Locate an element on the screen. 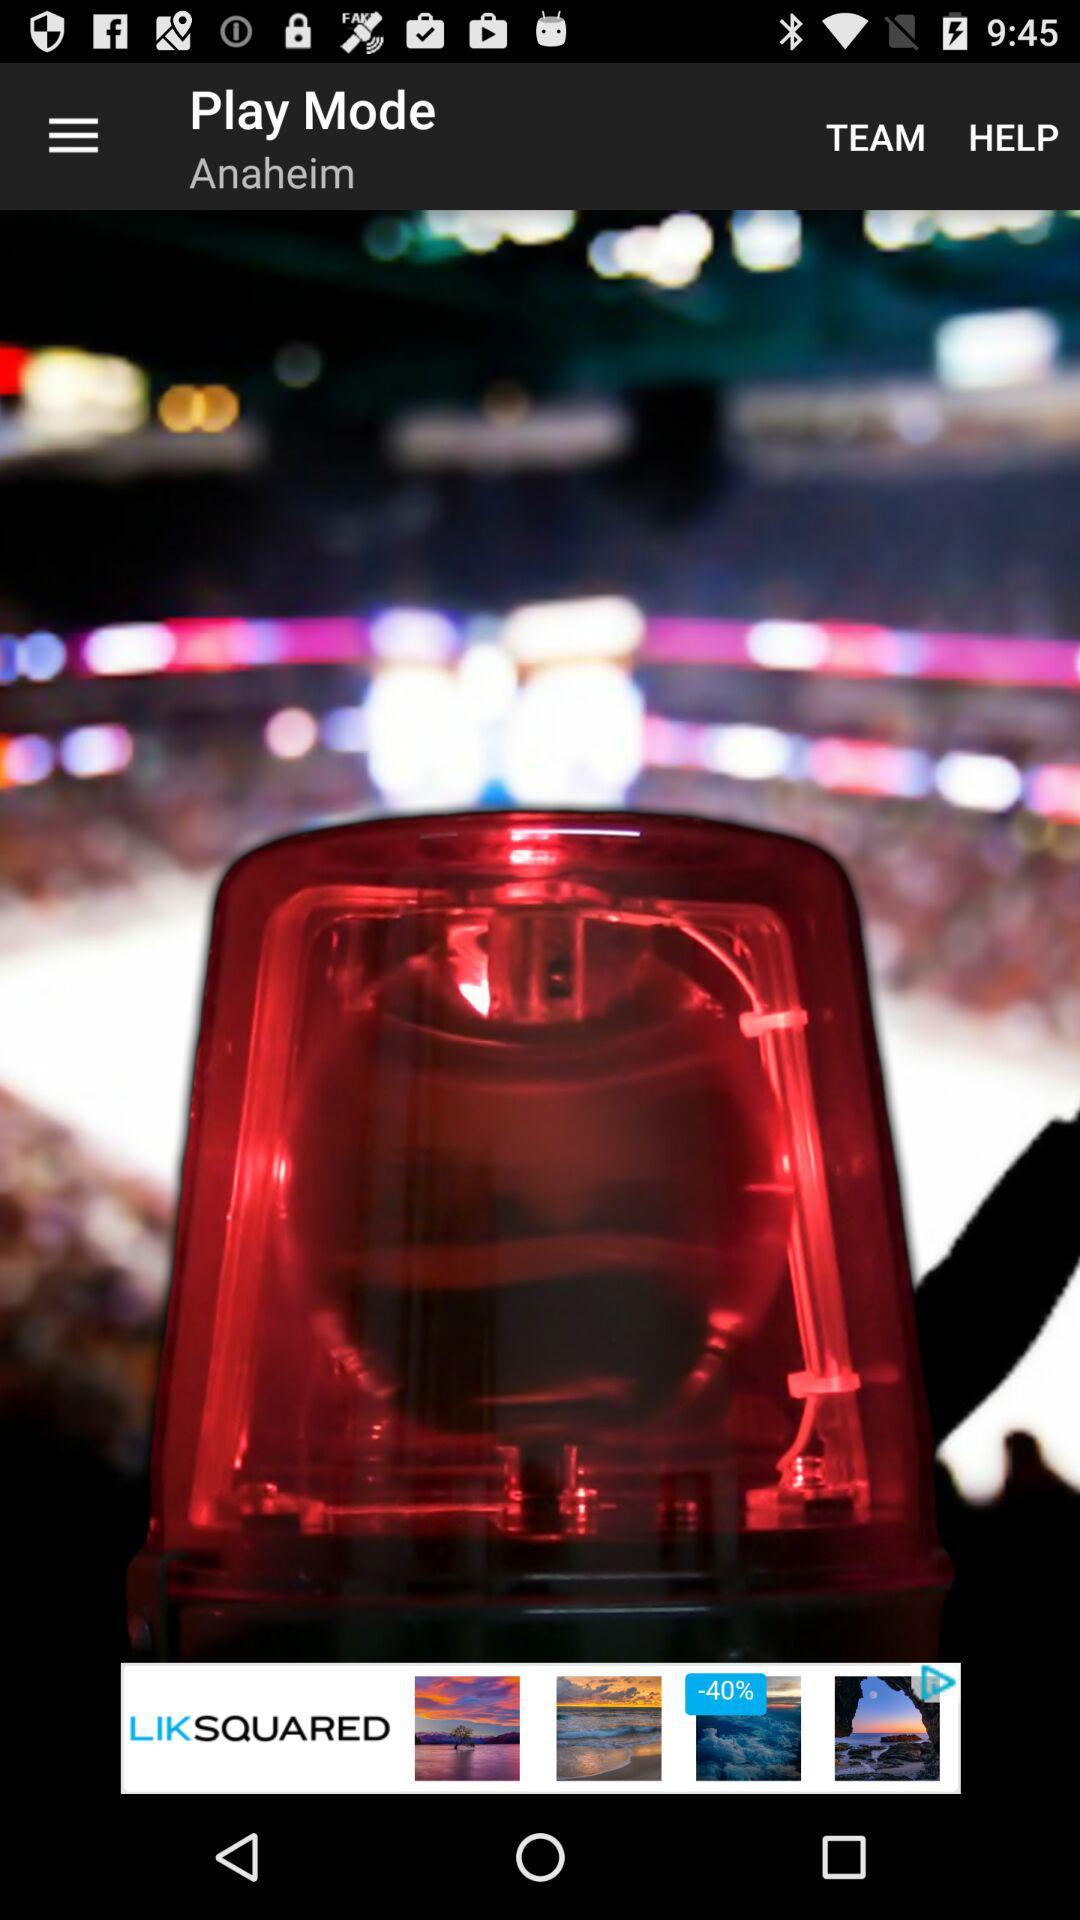 This screenshot has width=1080, height=1920. item next to play mode icon is located at coordinates (874, 135).